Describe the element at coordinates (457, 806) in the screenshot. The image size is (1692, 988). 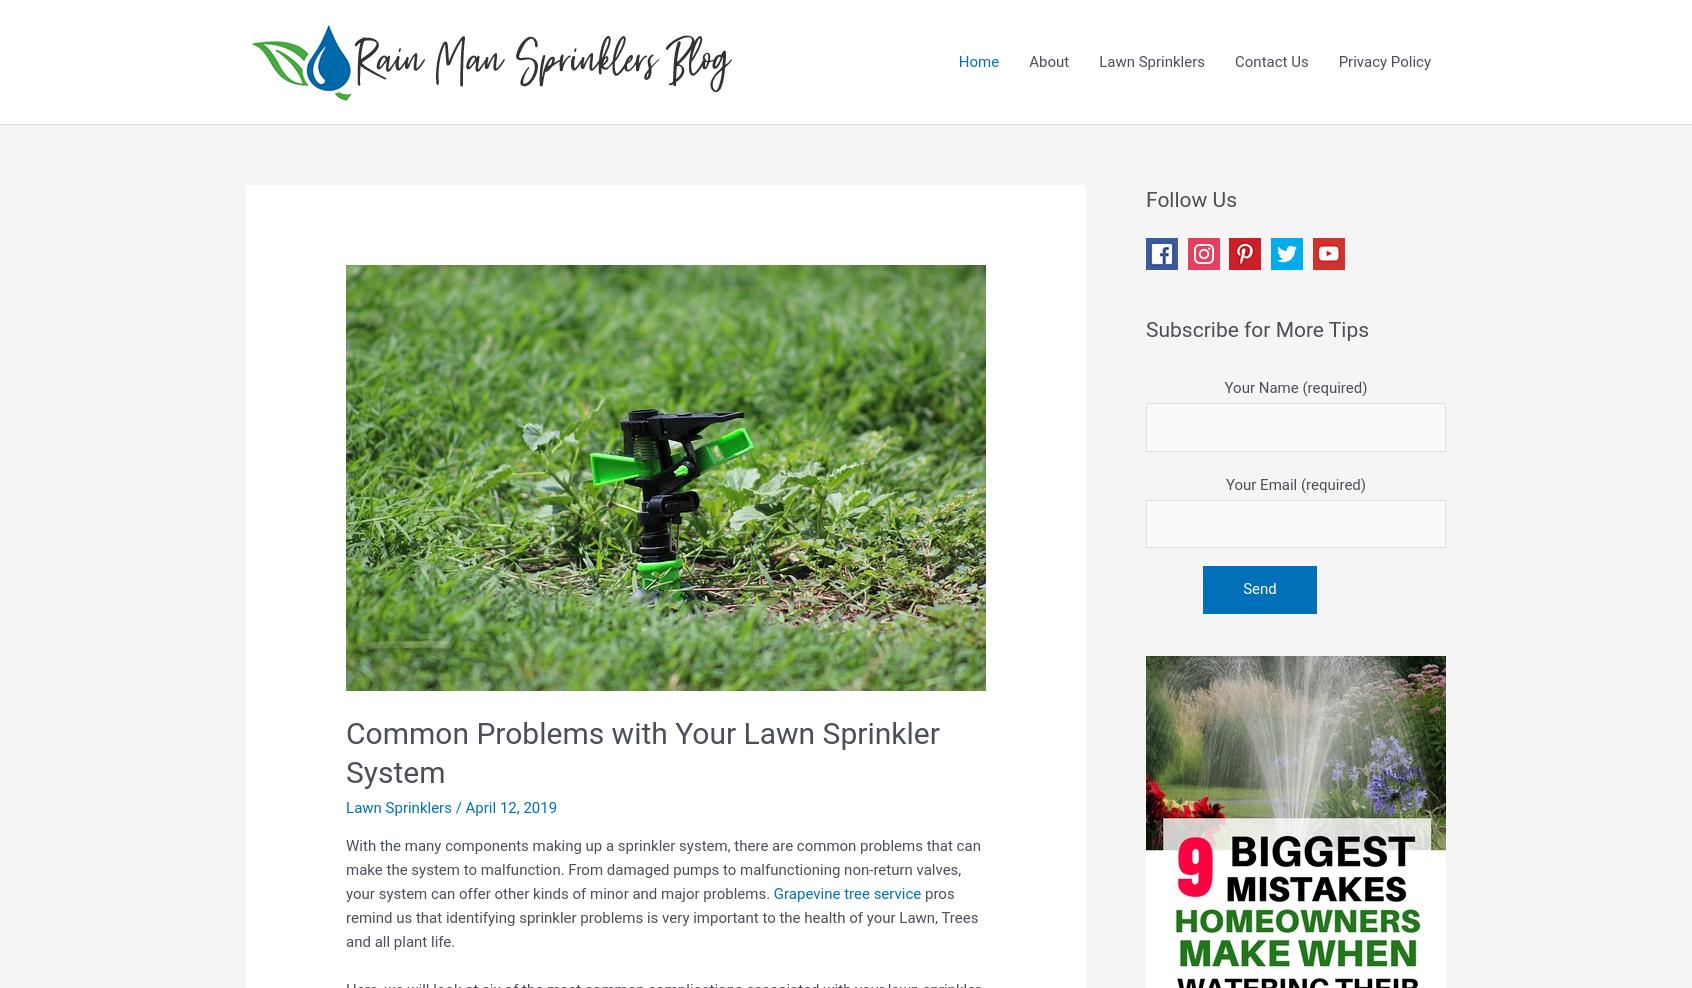
I see `'/'` at that location.